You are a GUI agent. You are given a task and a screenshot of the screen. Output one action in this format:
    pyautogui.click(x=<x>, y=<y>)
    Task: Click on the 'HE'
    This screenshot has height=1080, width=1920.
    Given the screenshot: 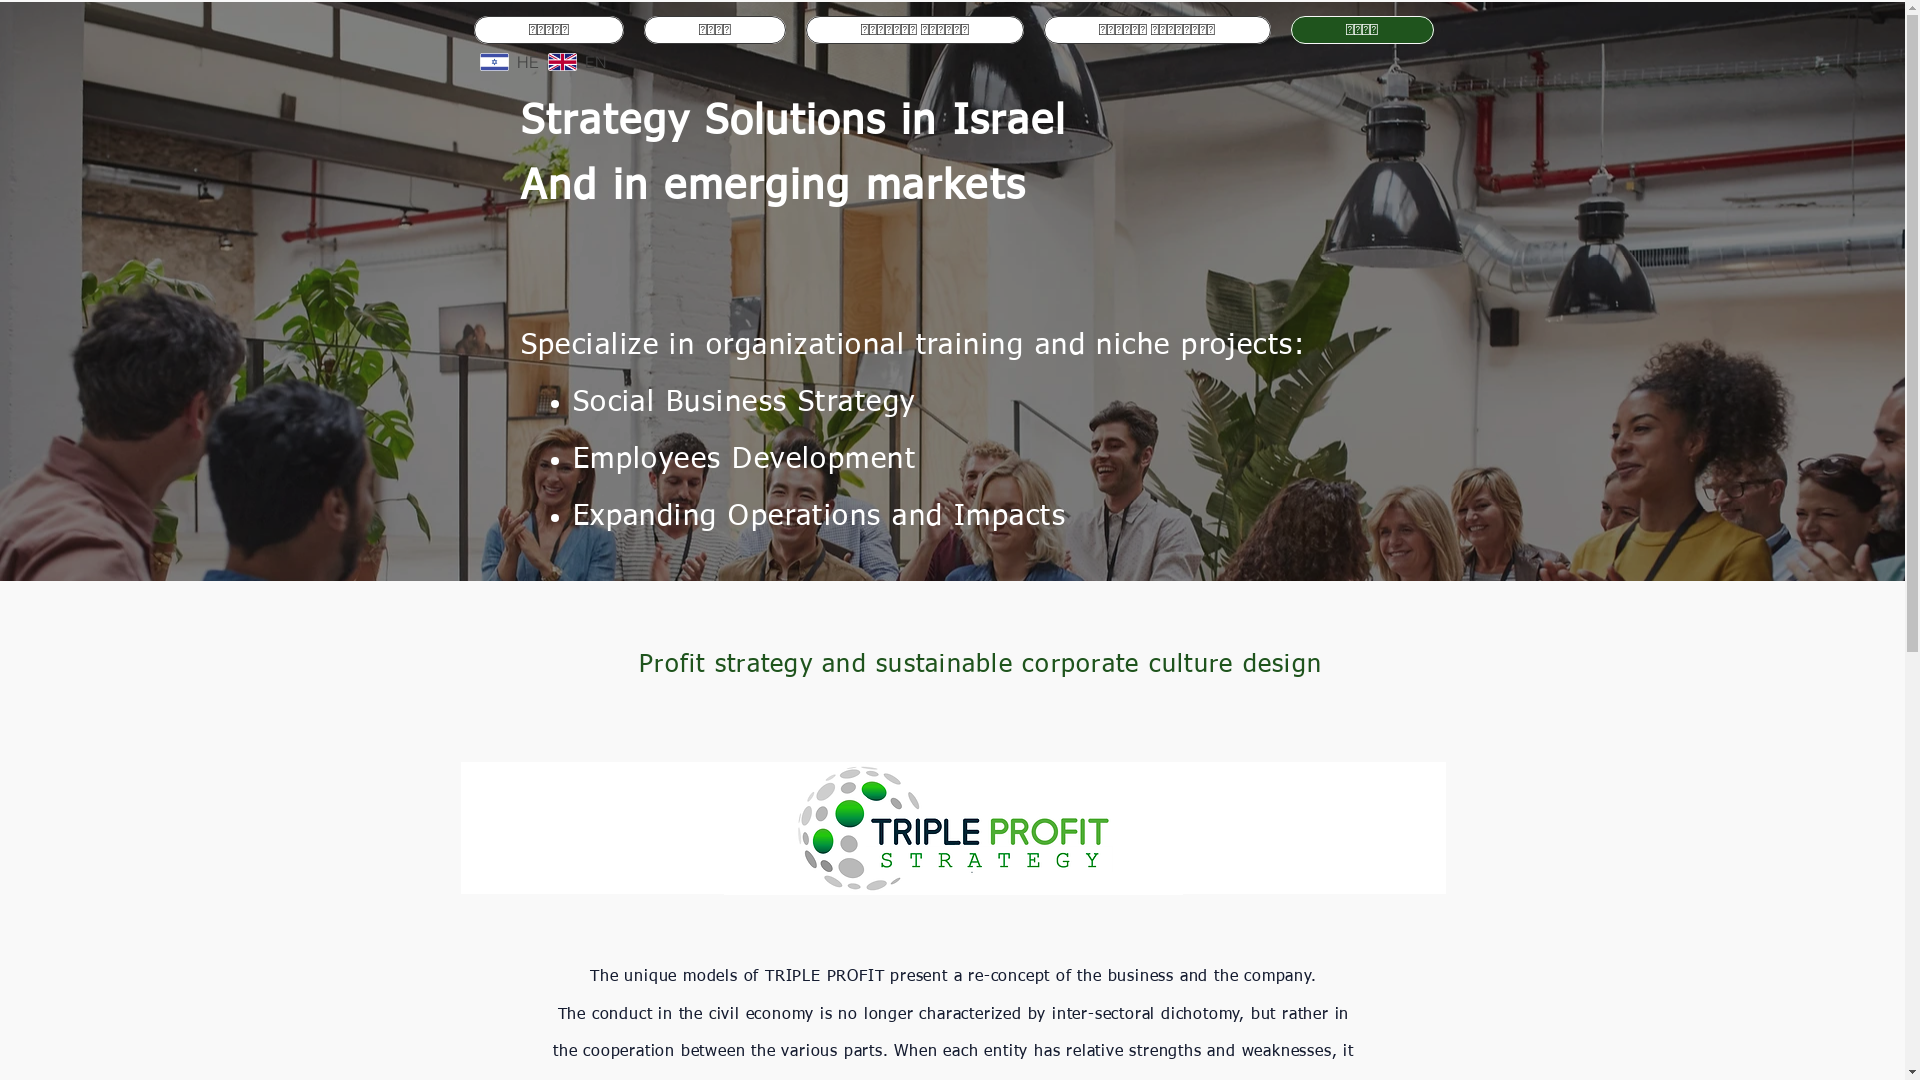 What is the action you would take?
    pyautogui.click(x=509, y=60)
    